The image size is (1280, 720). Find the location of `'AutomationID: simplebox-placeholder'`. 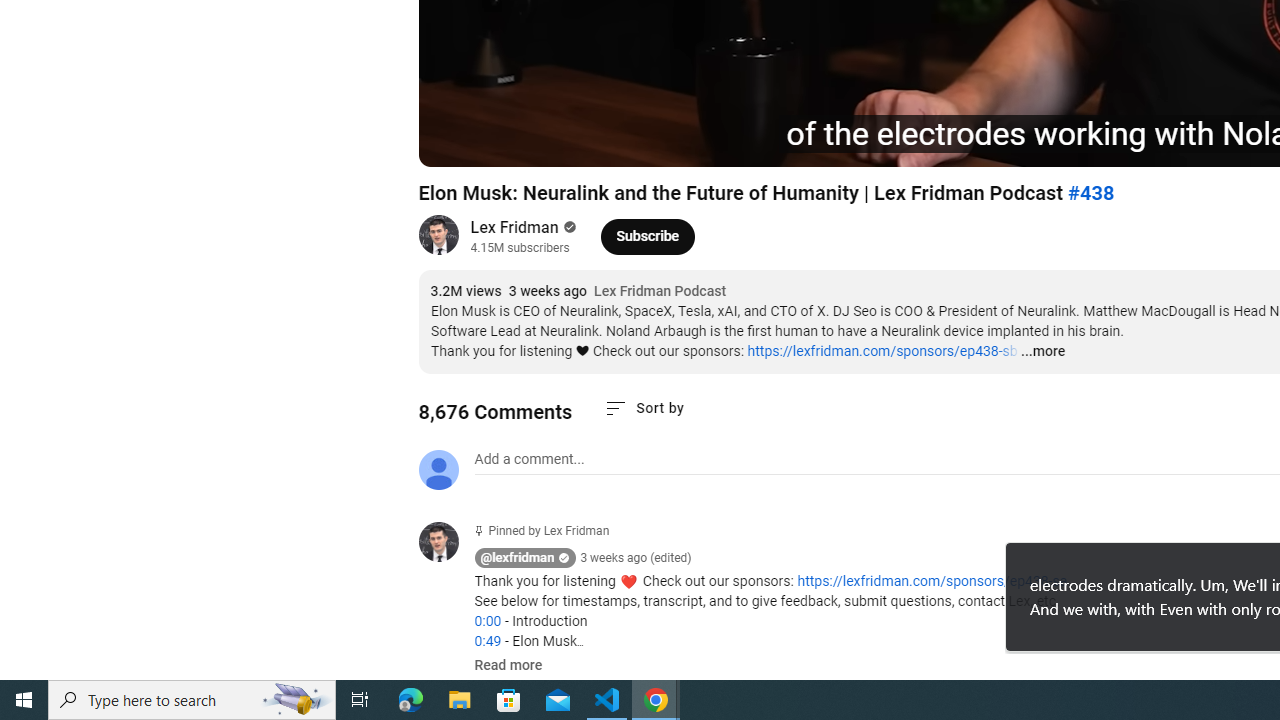

'AutomationID: simplebox-placeholder' is located at coordinates (529, 459).